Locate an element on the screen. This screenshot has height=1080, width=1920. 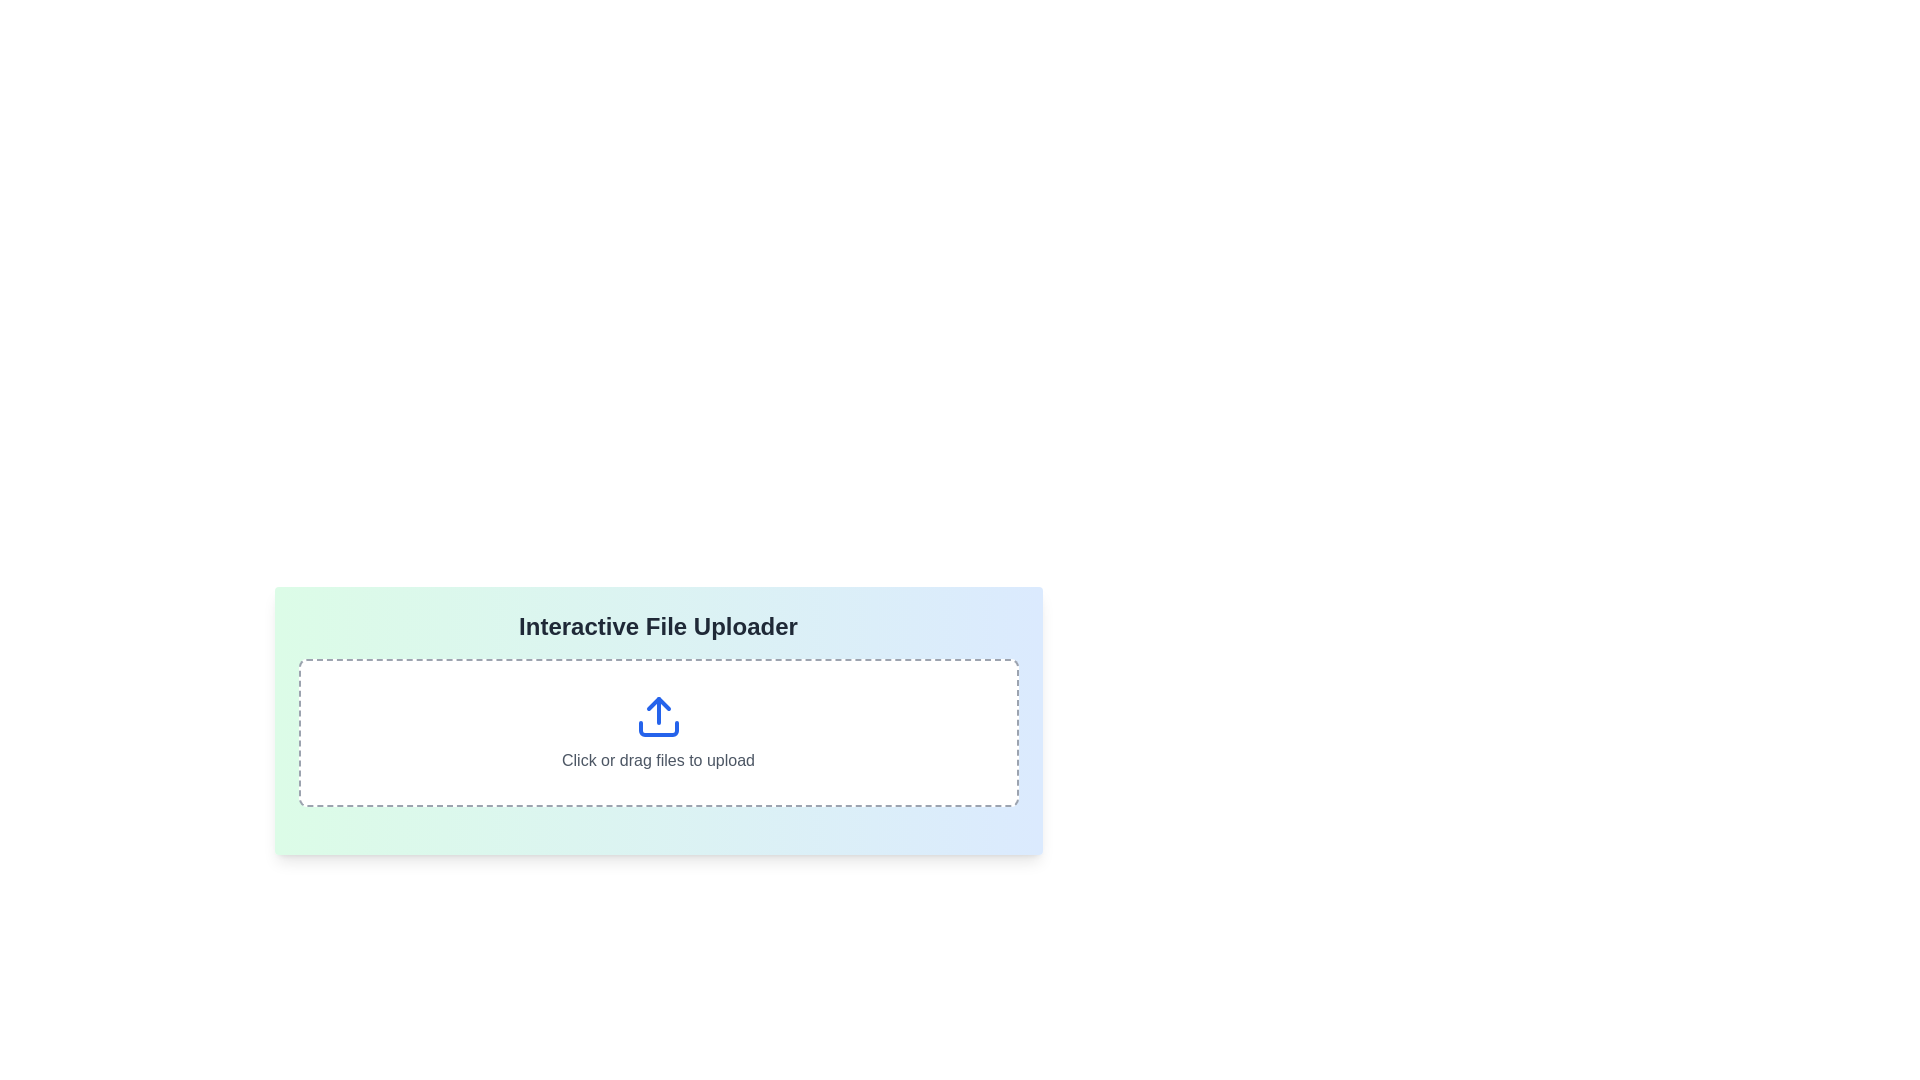
and drop files onto the 'Interactive File Uploader' area, which is a rounded rectangular section with a gradient background and instructions for file upload is located at coordinates (658, 721).